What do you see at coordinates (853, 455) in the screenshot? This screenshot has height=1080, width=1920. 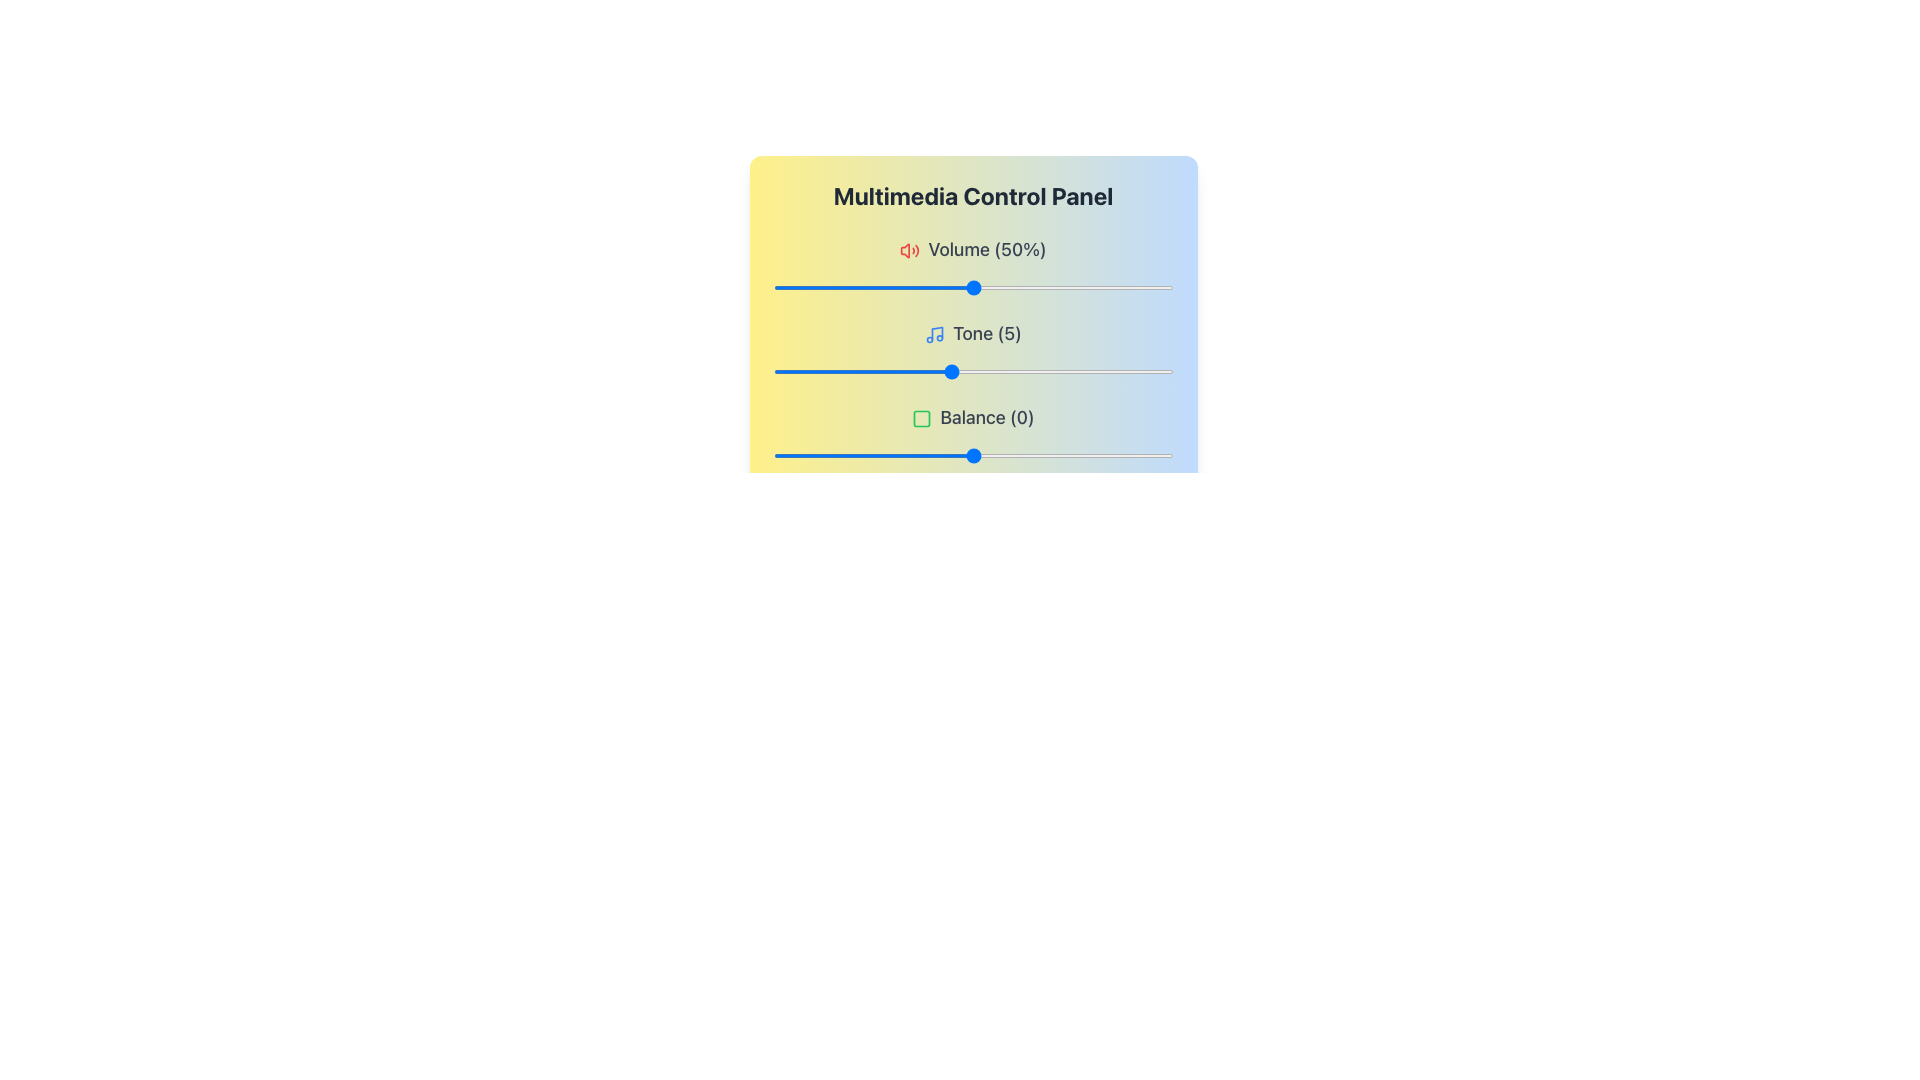 I see `balance` at bounding box center [853, 455].